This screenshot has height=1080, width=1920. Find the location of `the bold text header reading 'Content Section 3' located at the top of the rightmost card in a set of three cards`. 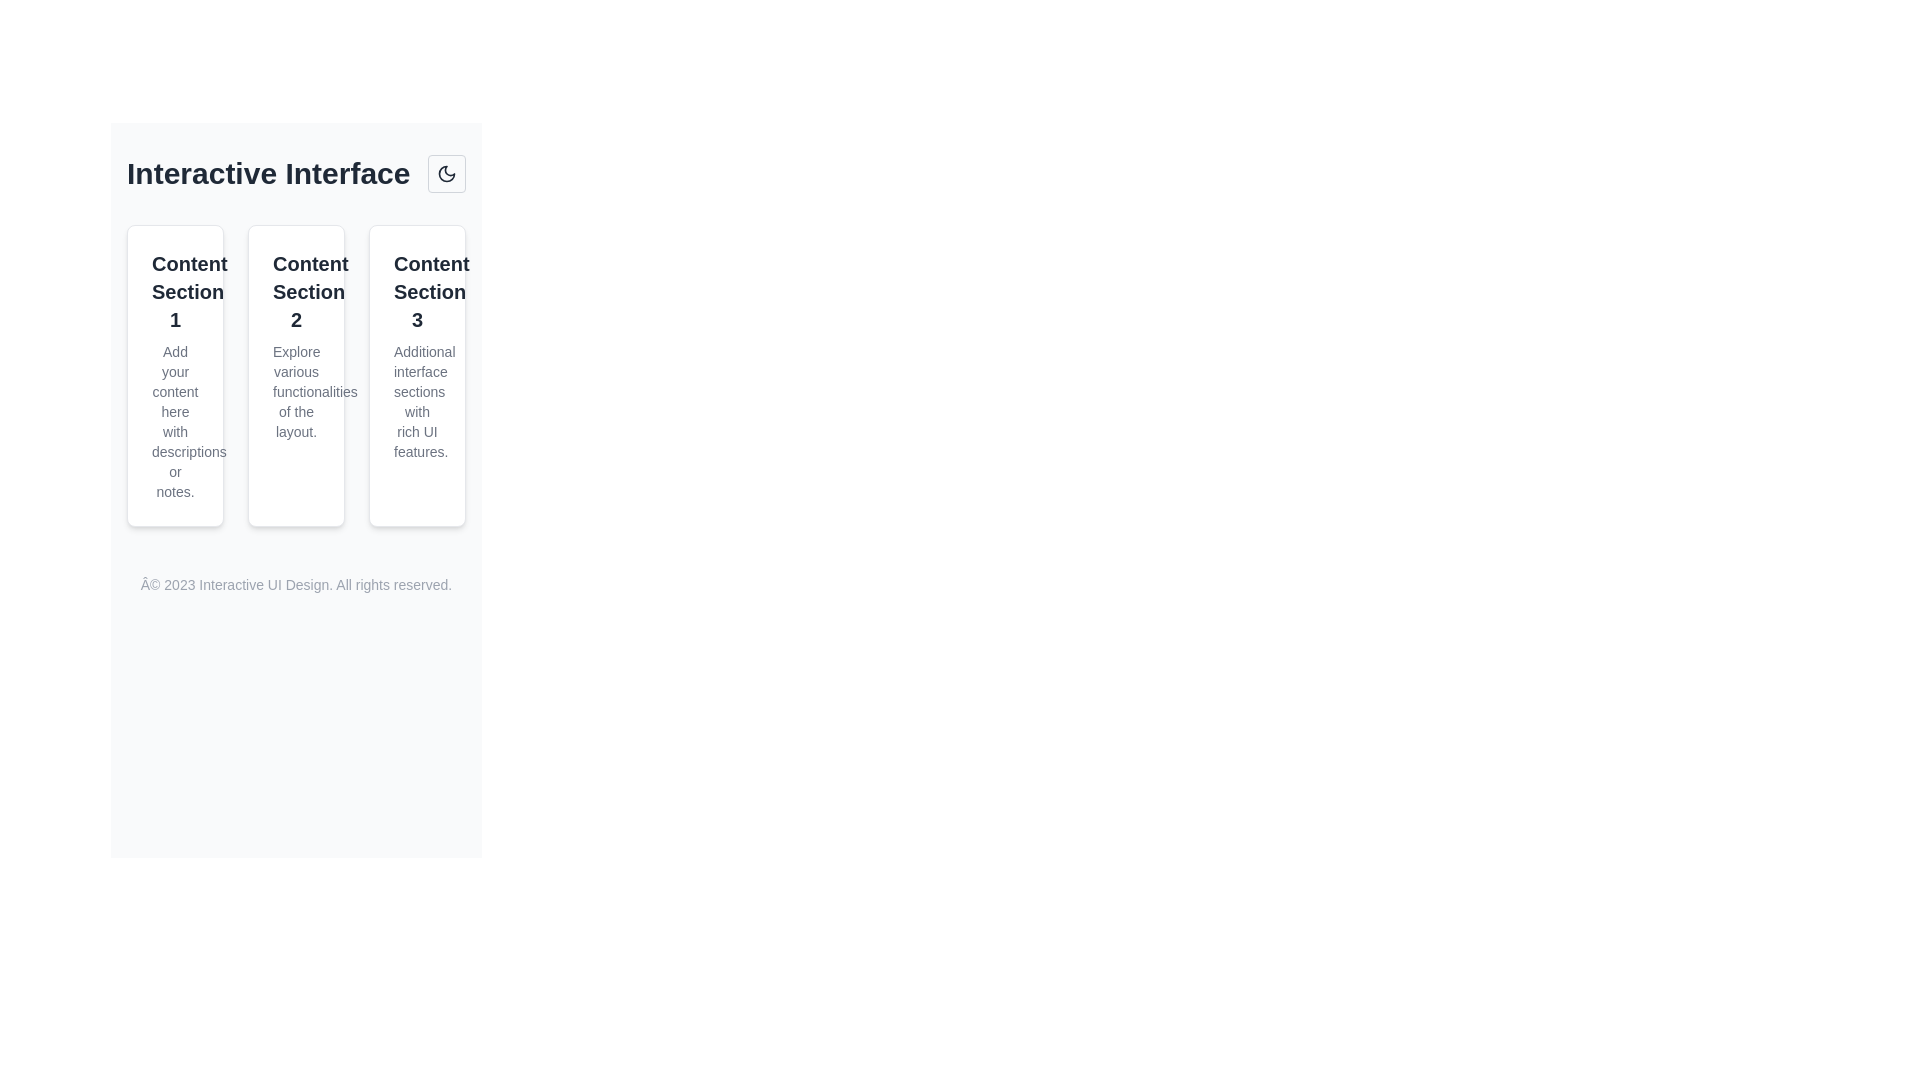

the bold text header reading 'Content Section 3' located at the top of the rightmost card in a set of three cards is located at coordinates (416, 292).